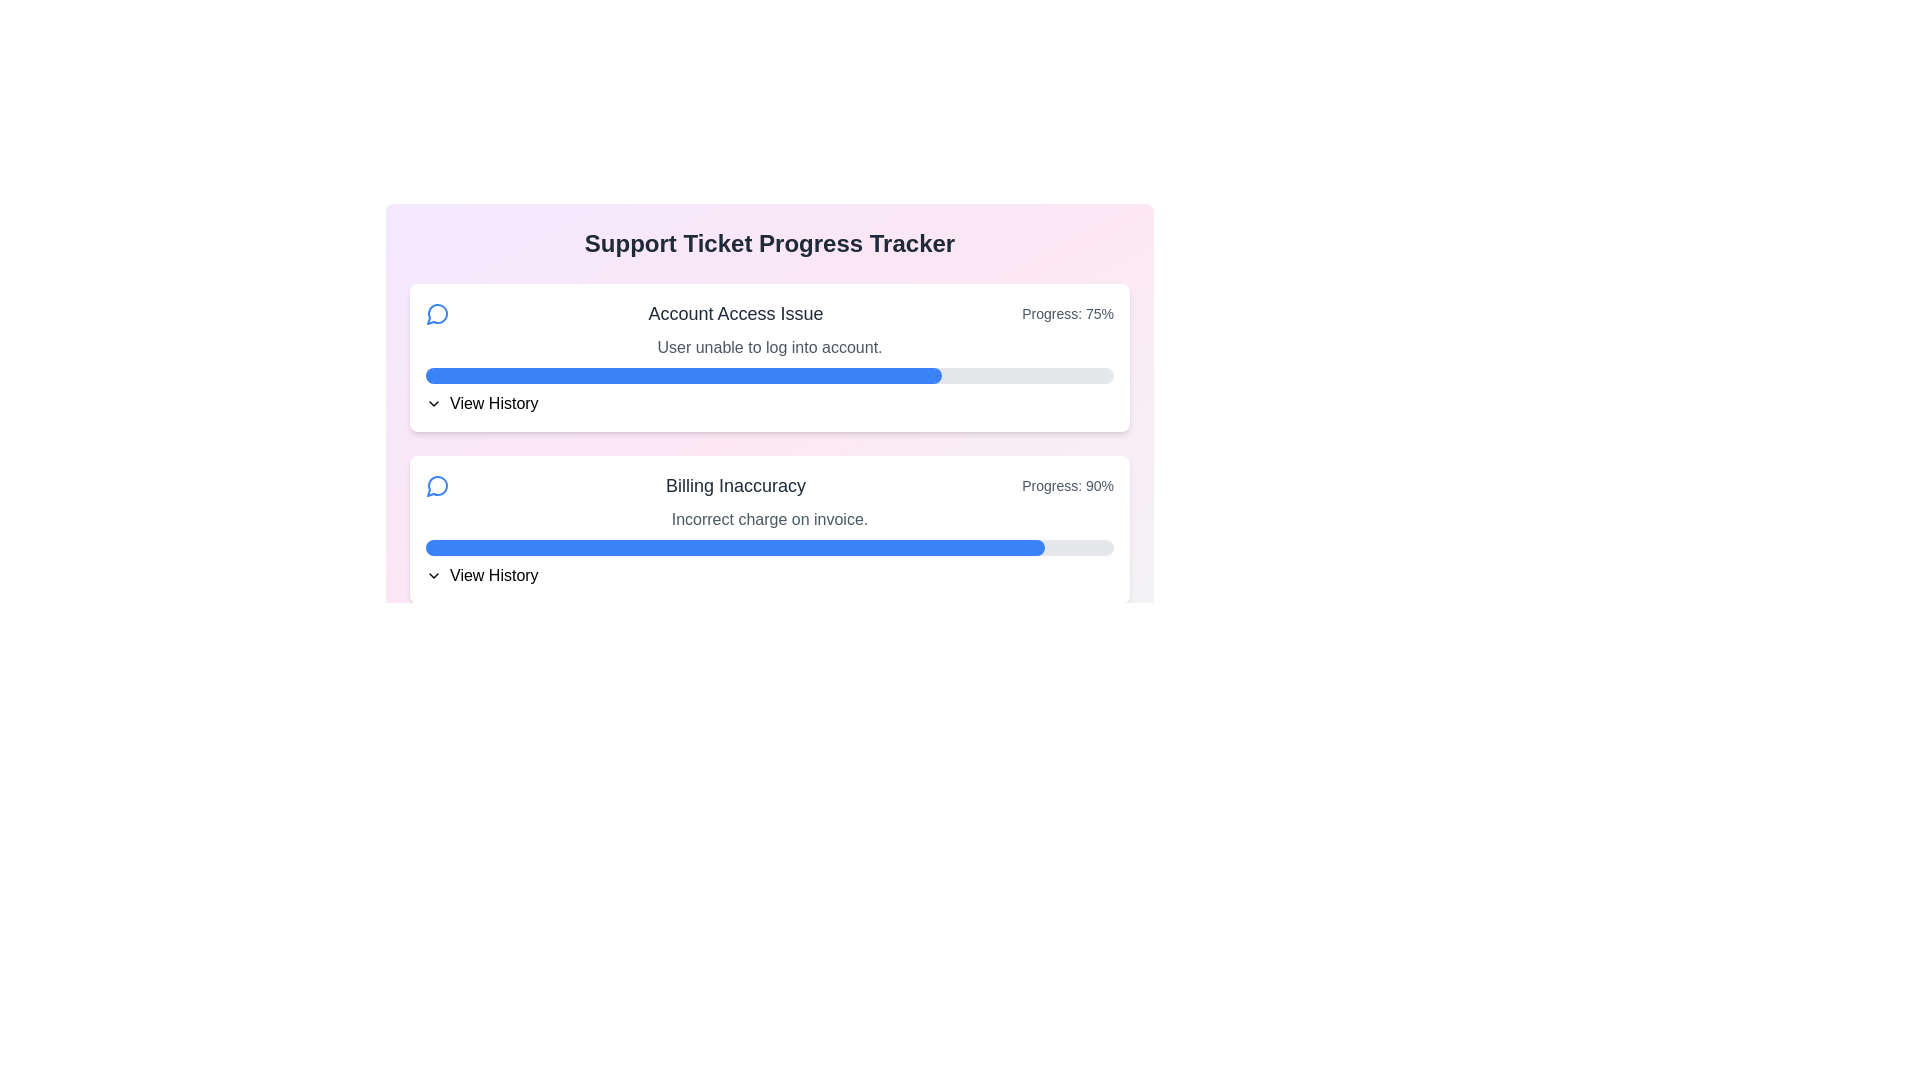 The height and width of the screenshot is (1080, 1920). I want to click on the static text label displaying 'Billing Inaccuracy', which is bold and large, located next to the chat bubble icon and above 'Progress: 90%', so click(735, 486).